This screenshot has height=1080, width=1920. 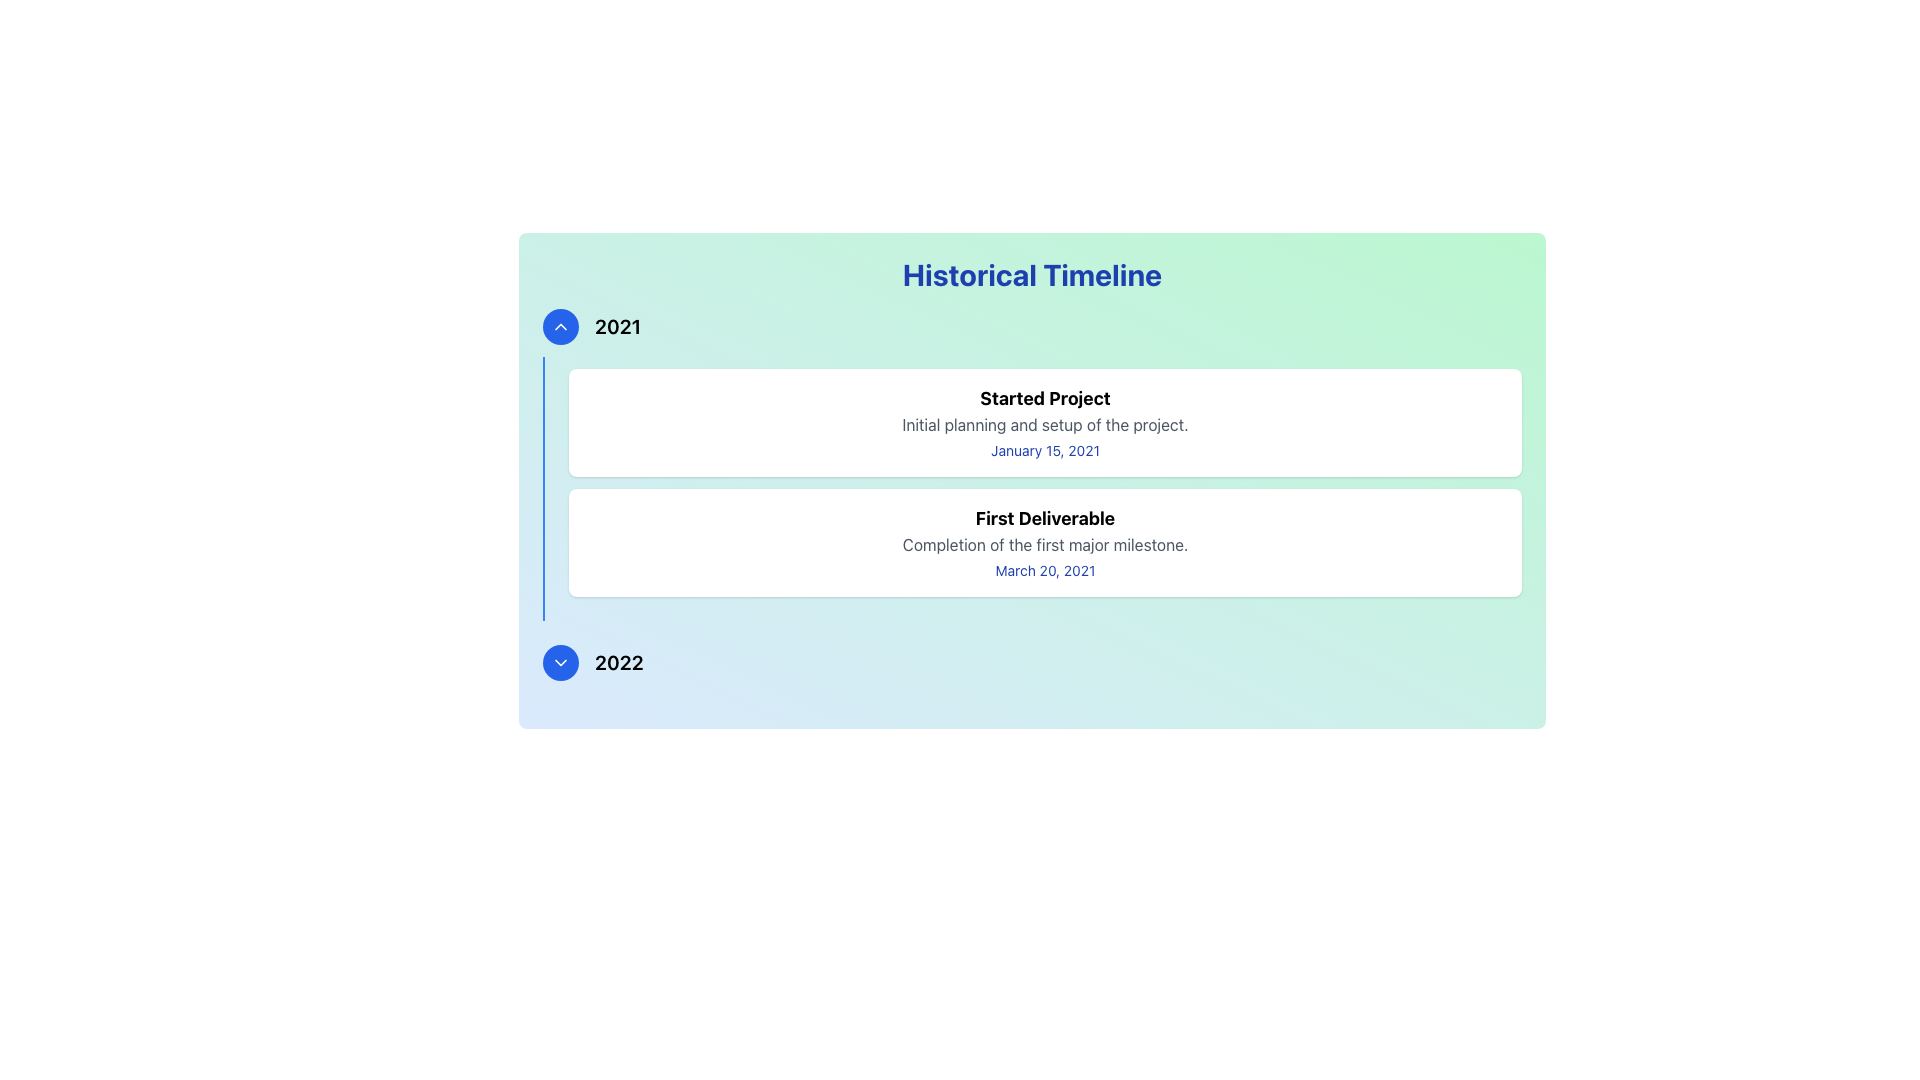 What do you see at coordinates (1032, 274) in the screenshot?
I see `text from the header labeled 'Historical Timeline', which is styled in large, bold font with a blue-gradient color and is prominently positioned at the top of a section` at bounding box center [1032, 274].